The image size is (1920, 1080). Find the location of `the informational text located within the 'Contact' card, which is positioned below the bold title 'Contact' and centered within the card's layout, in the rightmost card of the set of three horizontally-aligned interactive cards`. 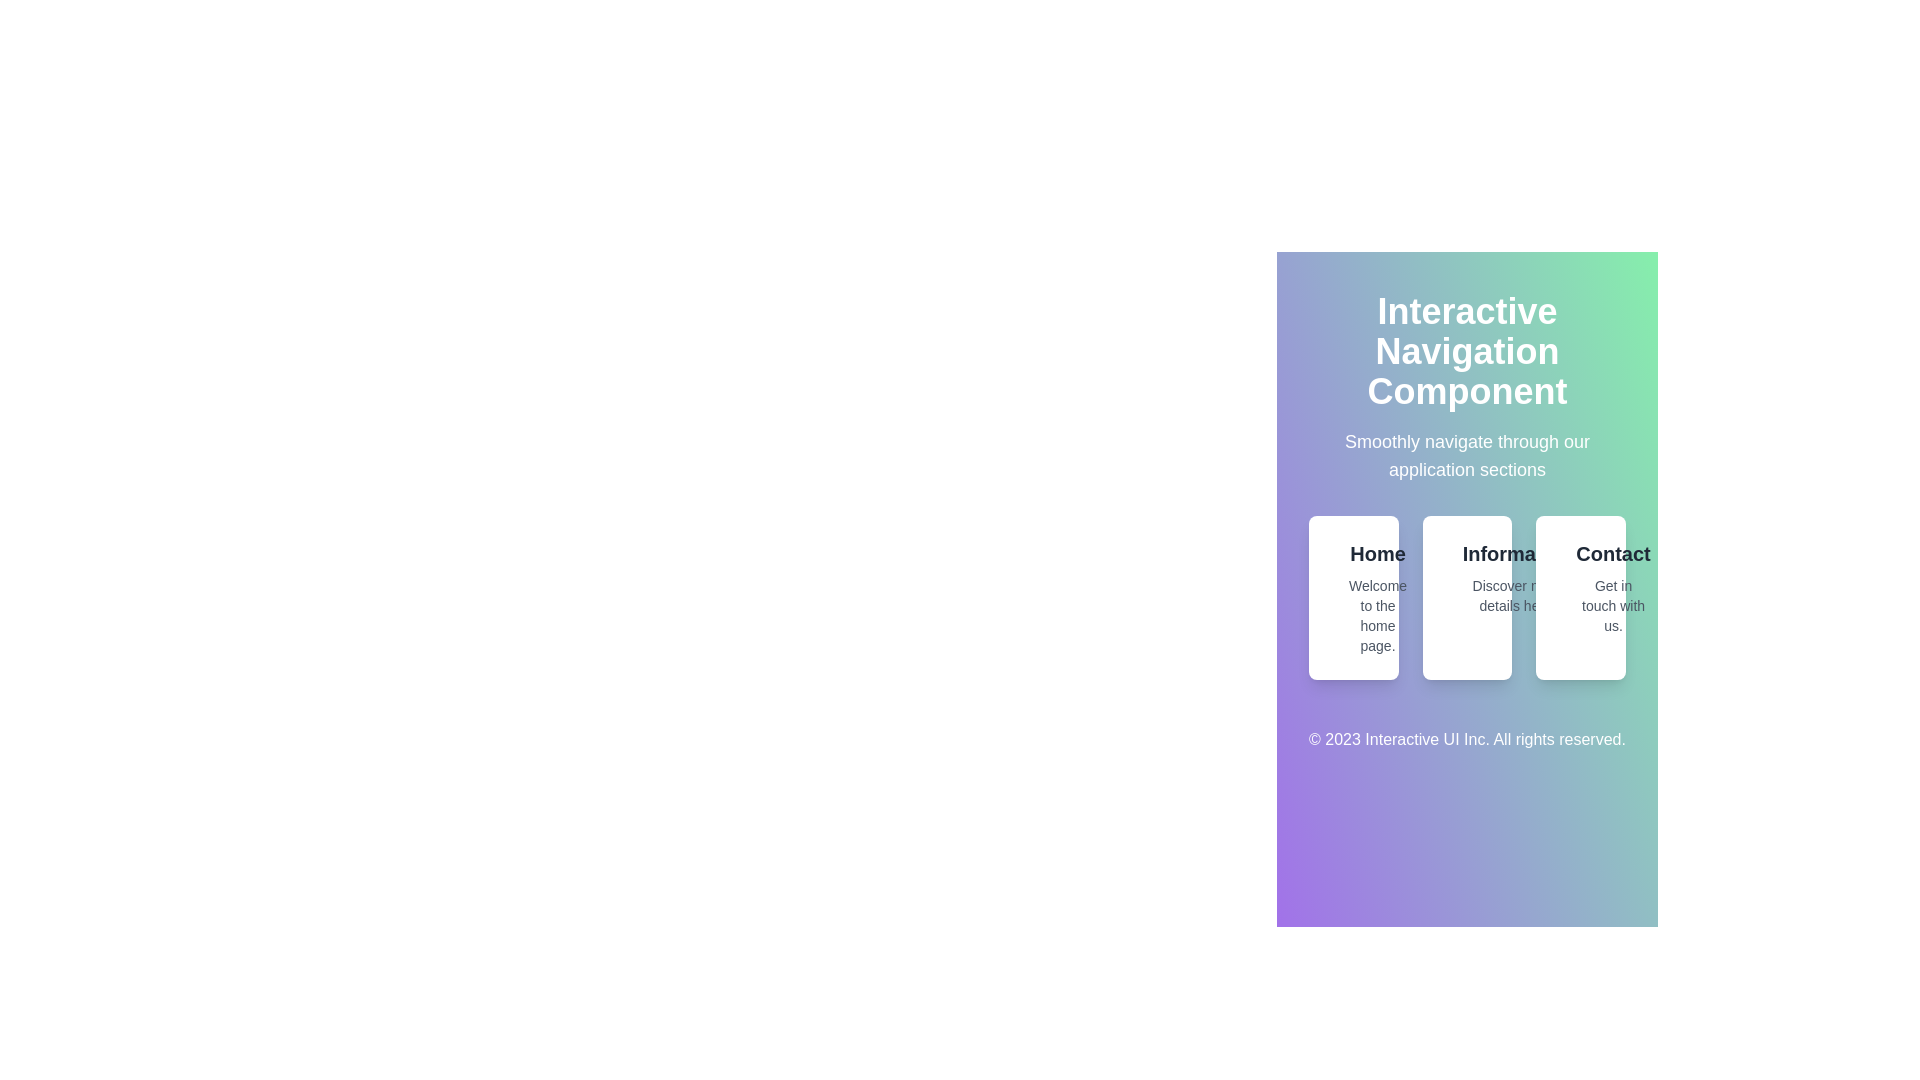

the informational text located within the 'Contact' card, which is positioned below the bold title 'Contact' and centered within the card's layout, in the rightmost card of the set of three horizontally-aligned interactive cards is located at coordinates (1613, 604).